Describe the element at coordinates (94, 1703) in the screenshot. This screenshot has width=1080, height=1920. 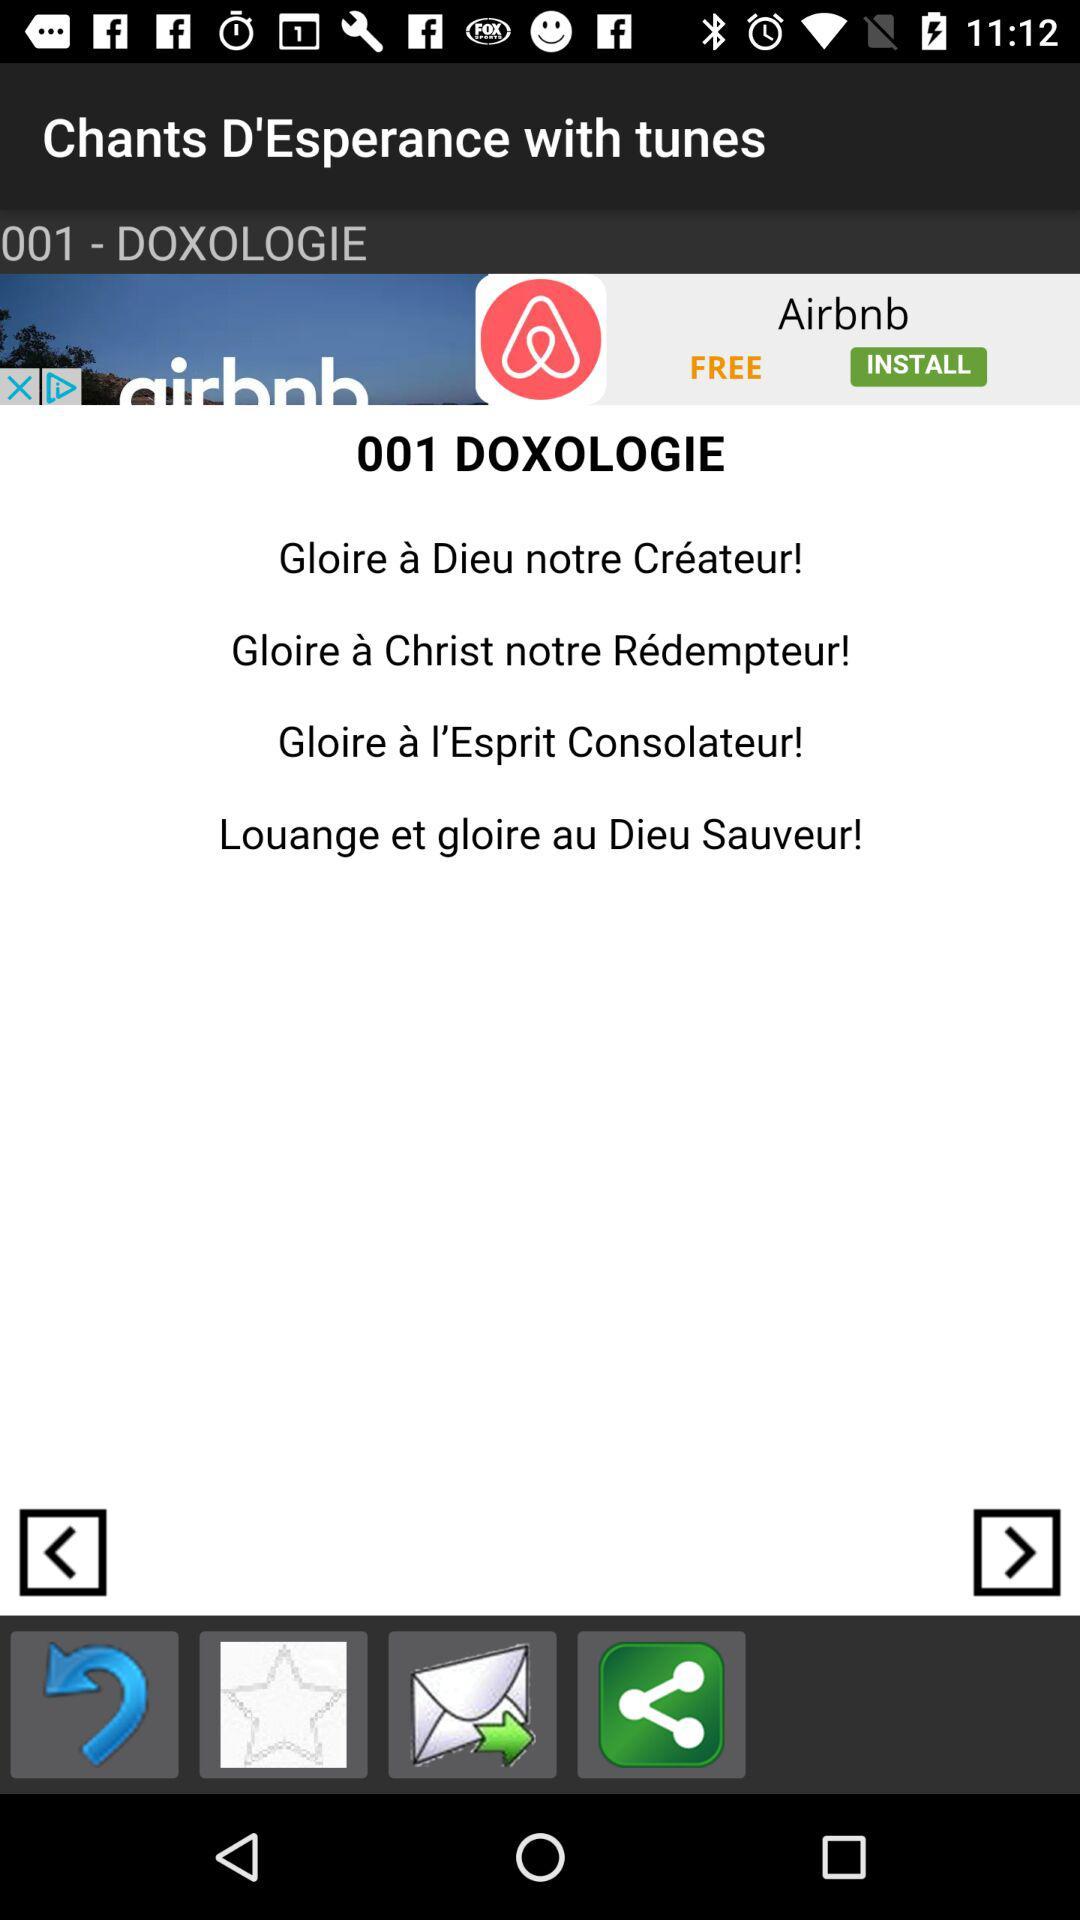
I see `the undo icon` at that location.